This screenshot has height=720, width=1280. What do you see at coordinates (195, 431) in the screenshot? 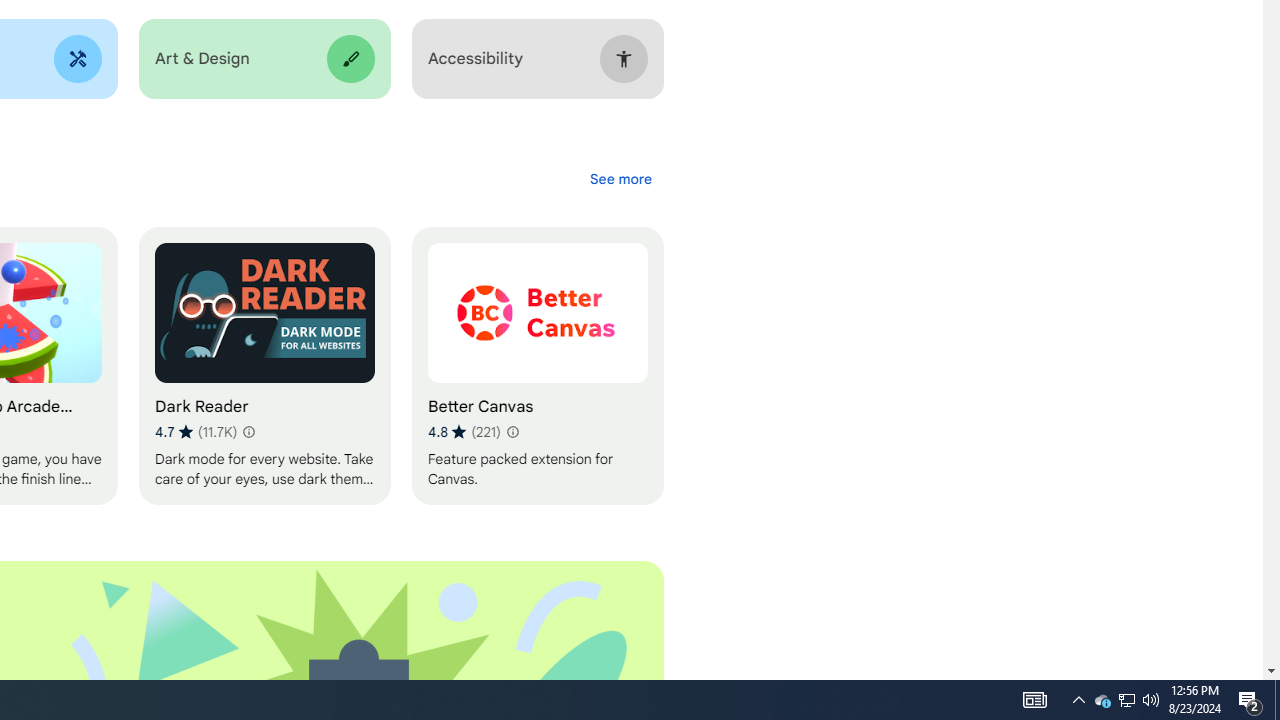
I see `'Average rating 4.7 out of 5 stars. 11.7K ratings.'` at bounding box center [195, 431].